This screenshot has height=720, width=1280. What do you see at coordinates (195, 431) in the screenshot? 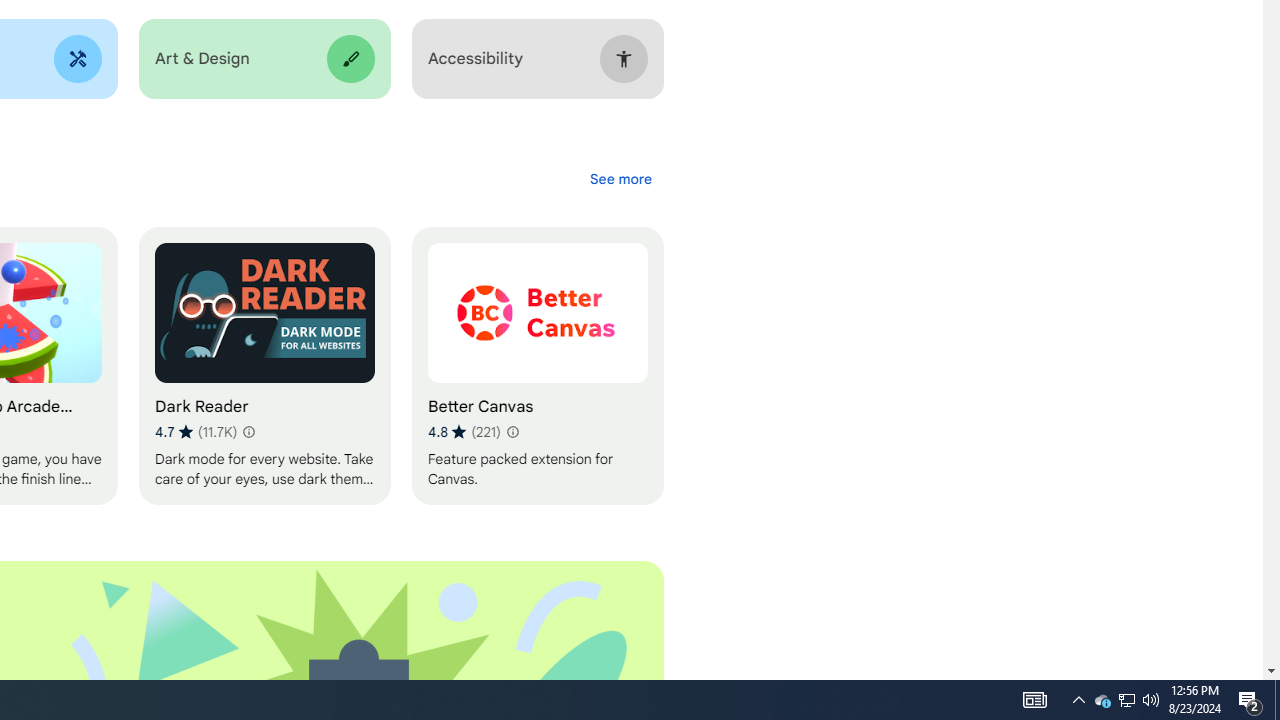
I see `'Average rating 4.7 out of 5 stars. 11.7K ratings.'` at bounding box center [195, 431].